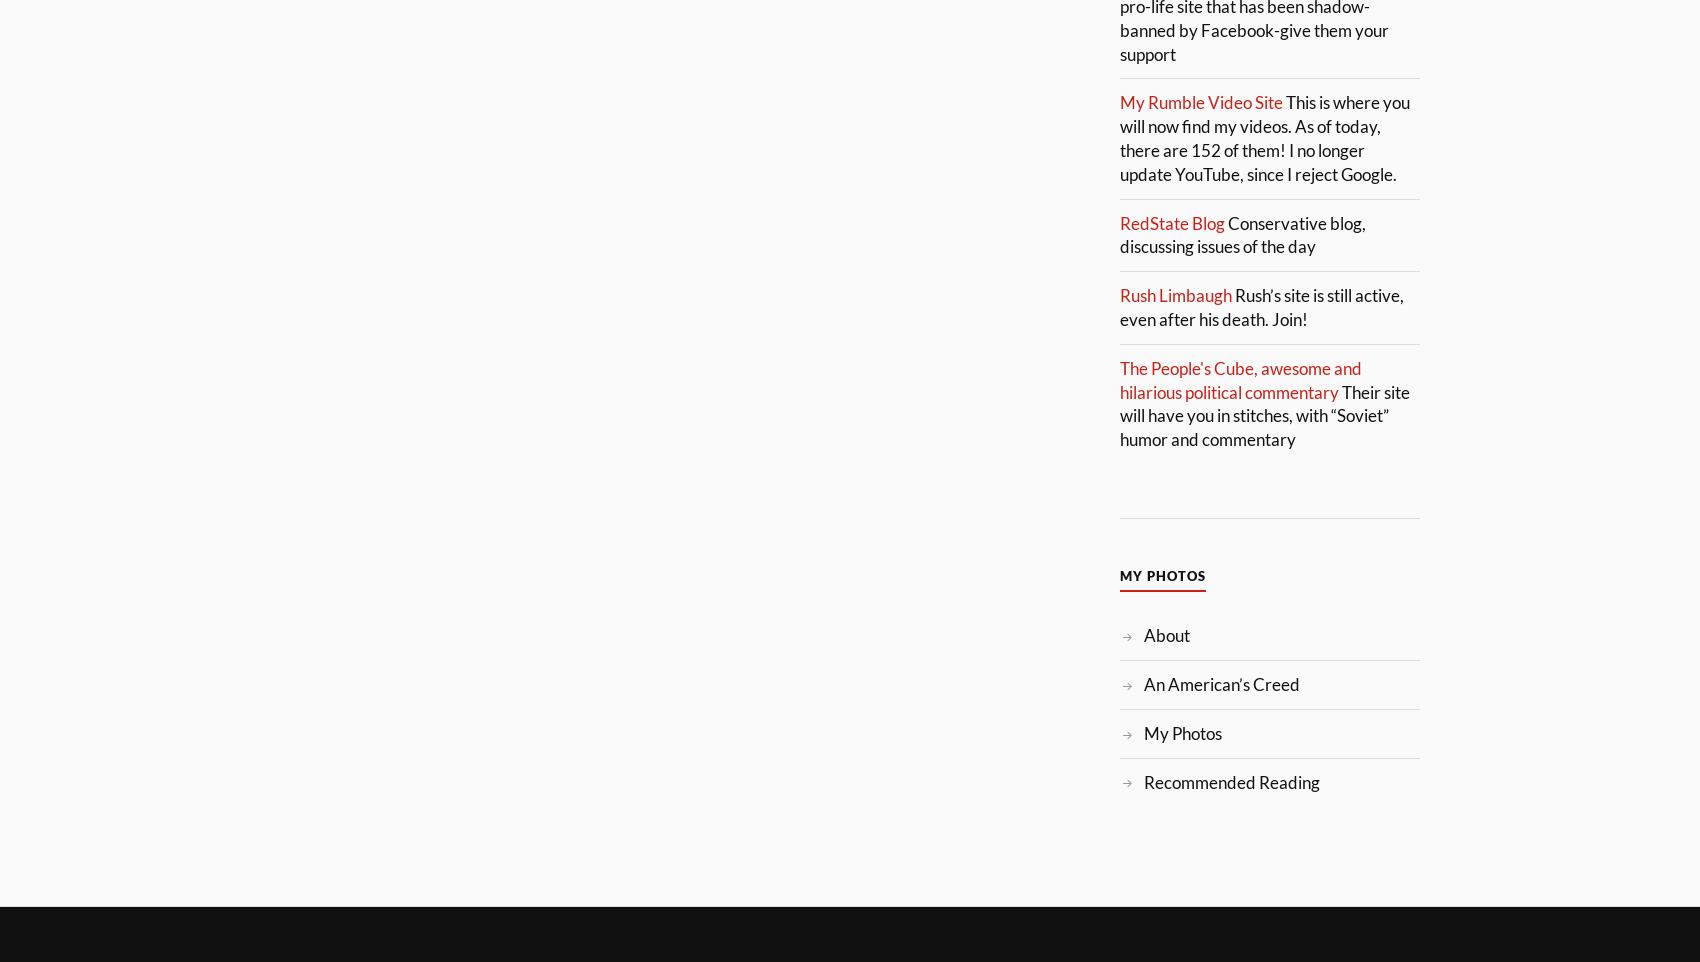 The height and width of the screenshot is (962, 1700). What do you see at coordinates (1261, 306) in the screenshot?
I see `'Rush’s site is still active, even after his death.  Join!'` at bounding box center [1261, 306].